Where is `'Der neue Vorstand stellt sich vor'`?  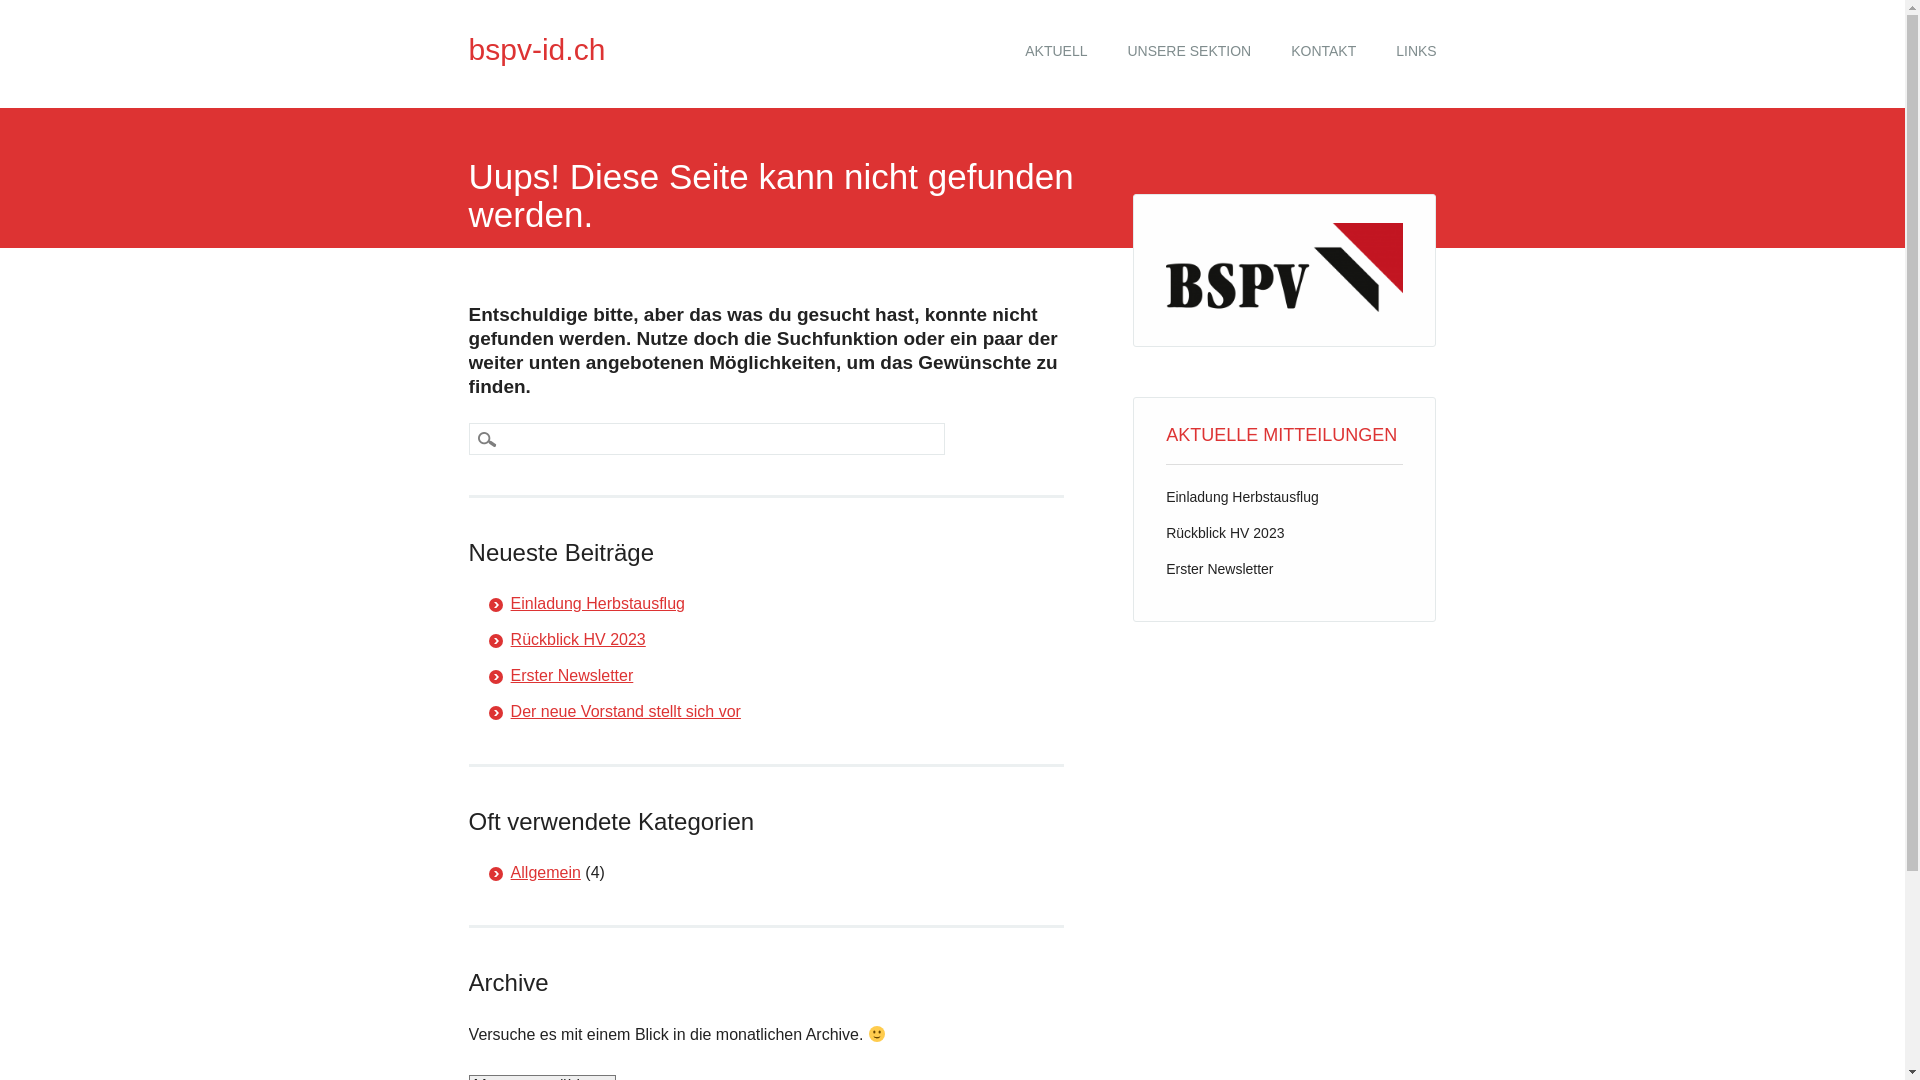
'Der neue Vorstand stellt sich vor' is located at coordinates (624, 710).